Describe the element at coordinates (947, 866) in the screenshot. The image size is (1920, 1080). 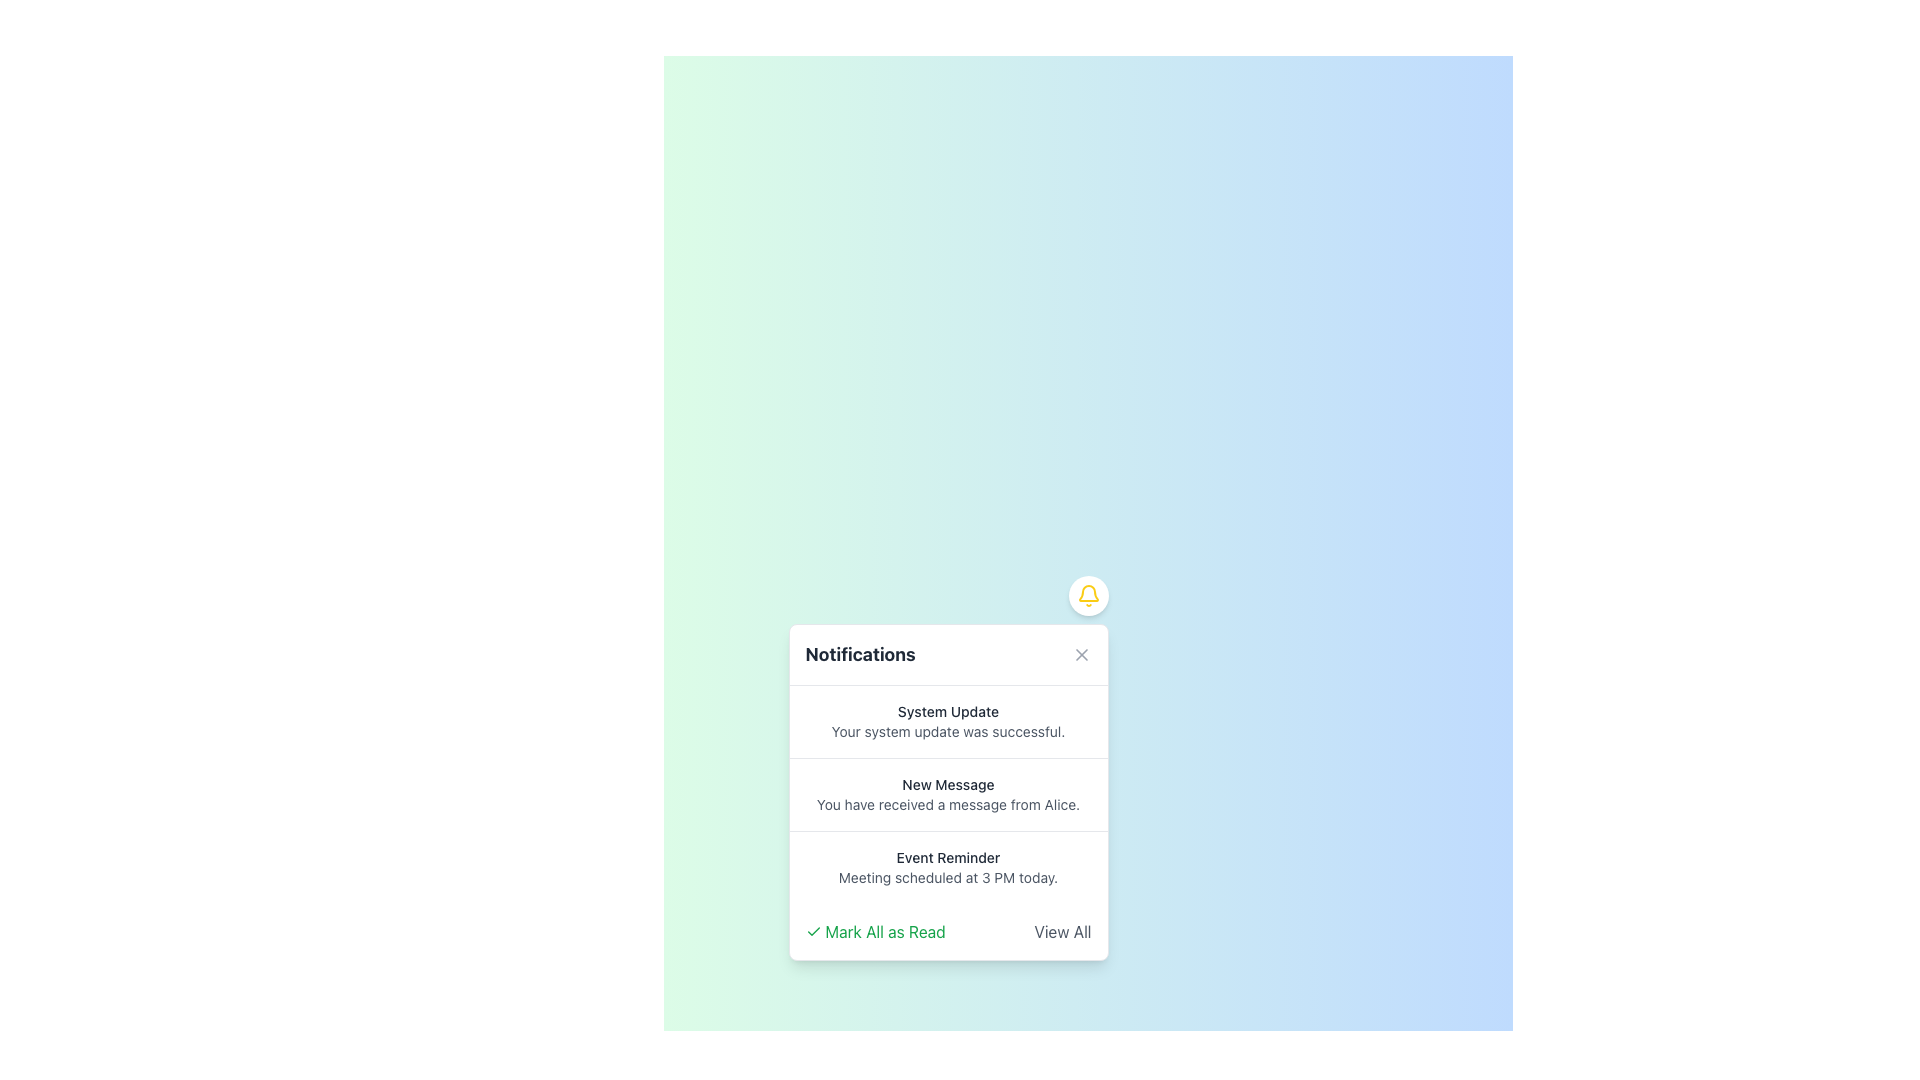
I see `the third notification item in the 'Notifications' section that displays details about an upcoming meeting` at that location.